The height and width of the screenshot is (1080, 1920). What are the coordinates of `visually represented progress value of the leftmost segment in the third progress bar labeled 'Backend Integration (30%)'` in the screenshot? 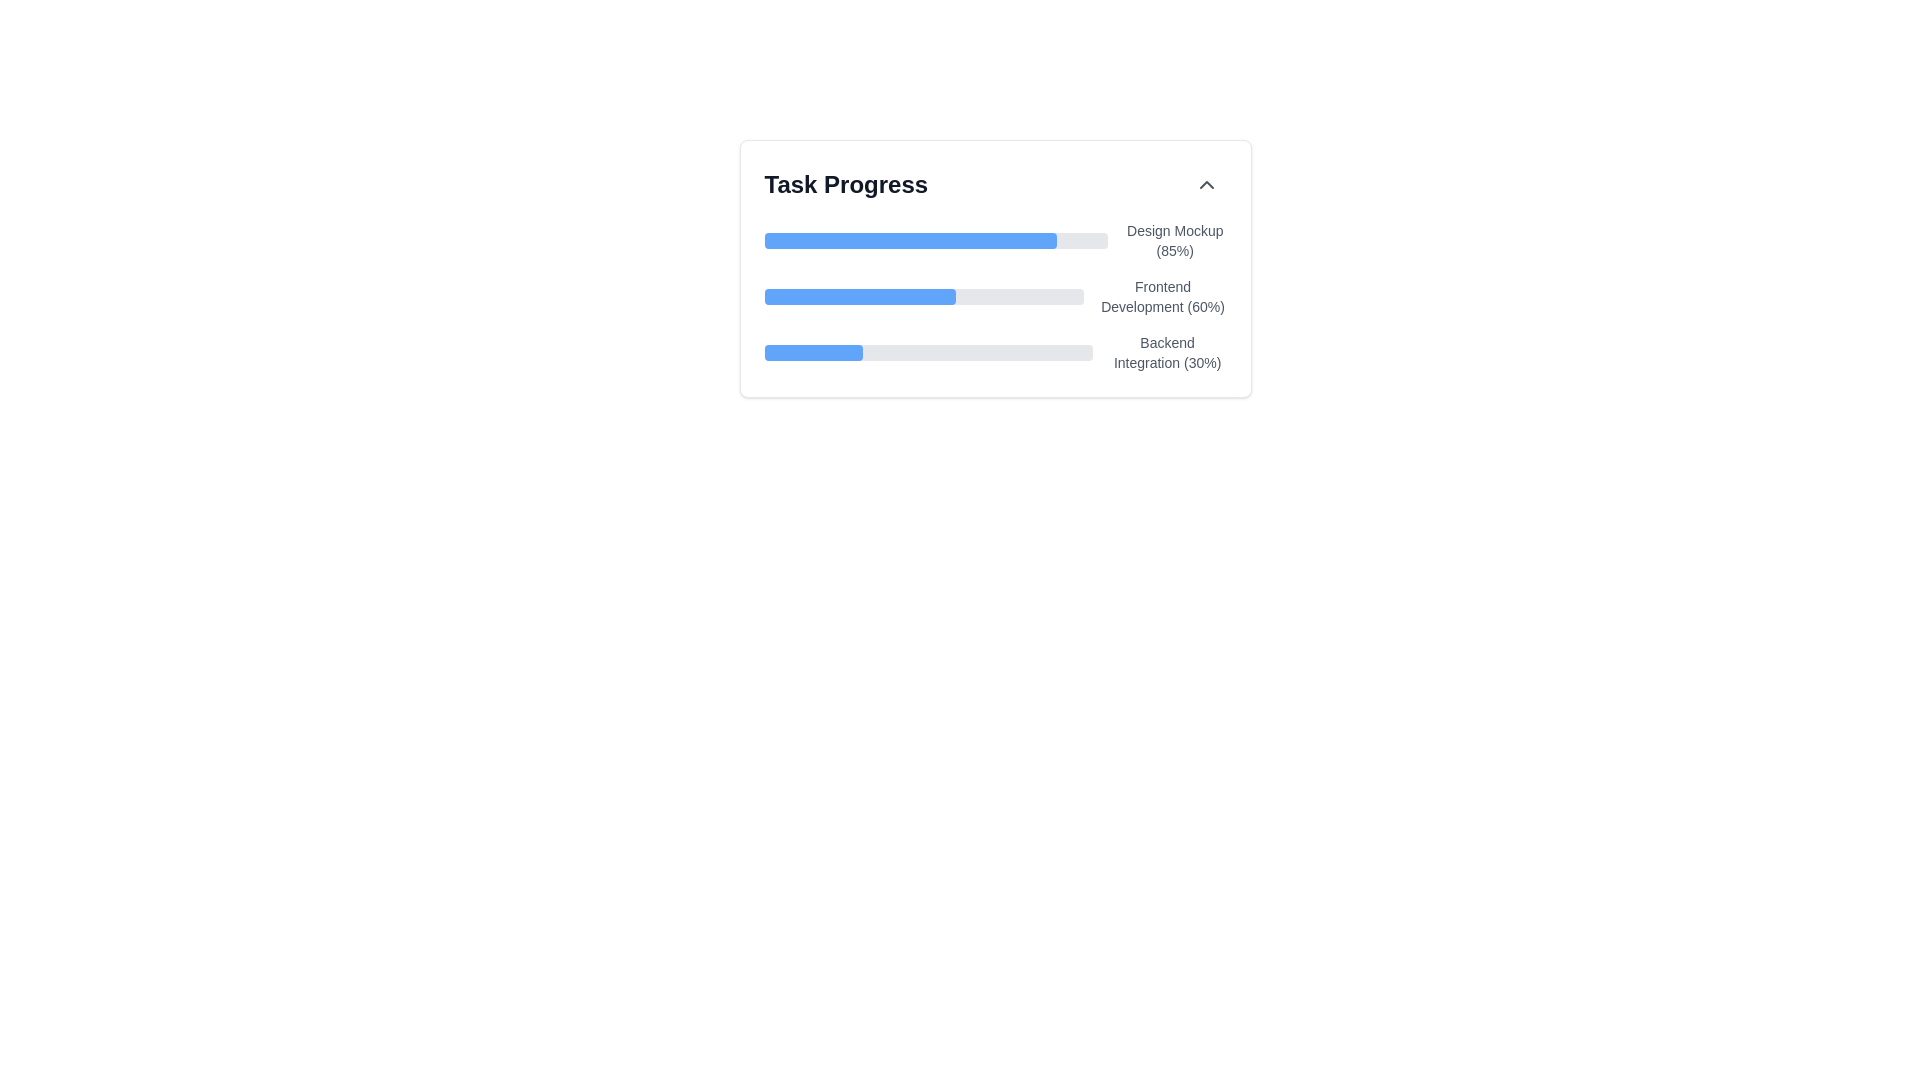 It's located at (813, 352).